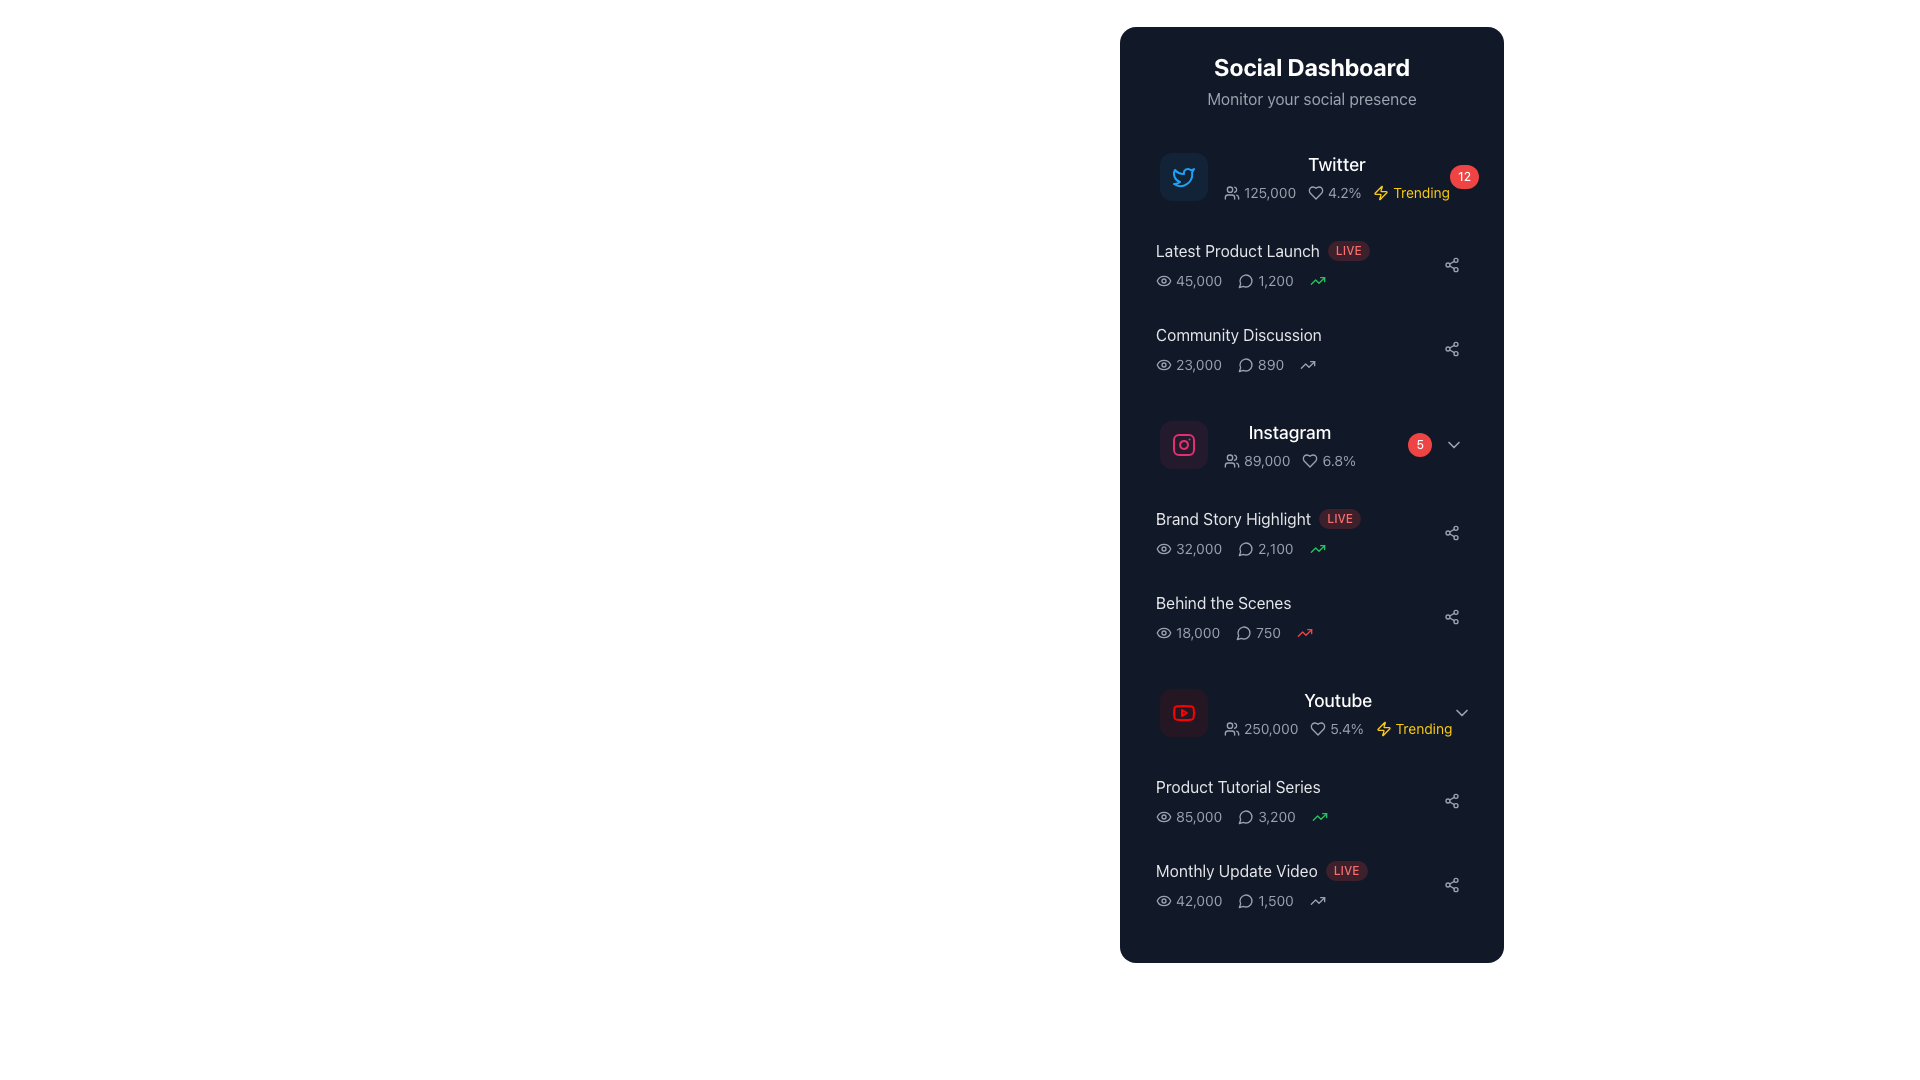  Describe the element at coordinates (1382, 729) in the screenshot. I see `the lightning bolt icon, which is yellow and located next to the text 'Trending' in the Youtube section of the Social Dashboard panel` at that location.